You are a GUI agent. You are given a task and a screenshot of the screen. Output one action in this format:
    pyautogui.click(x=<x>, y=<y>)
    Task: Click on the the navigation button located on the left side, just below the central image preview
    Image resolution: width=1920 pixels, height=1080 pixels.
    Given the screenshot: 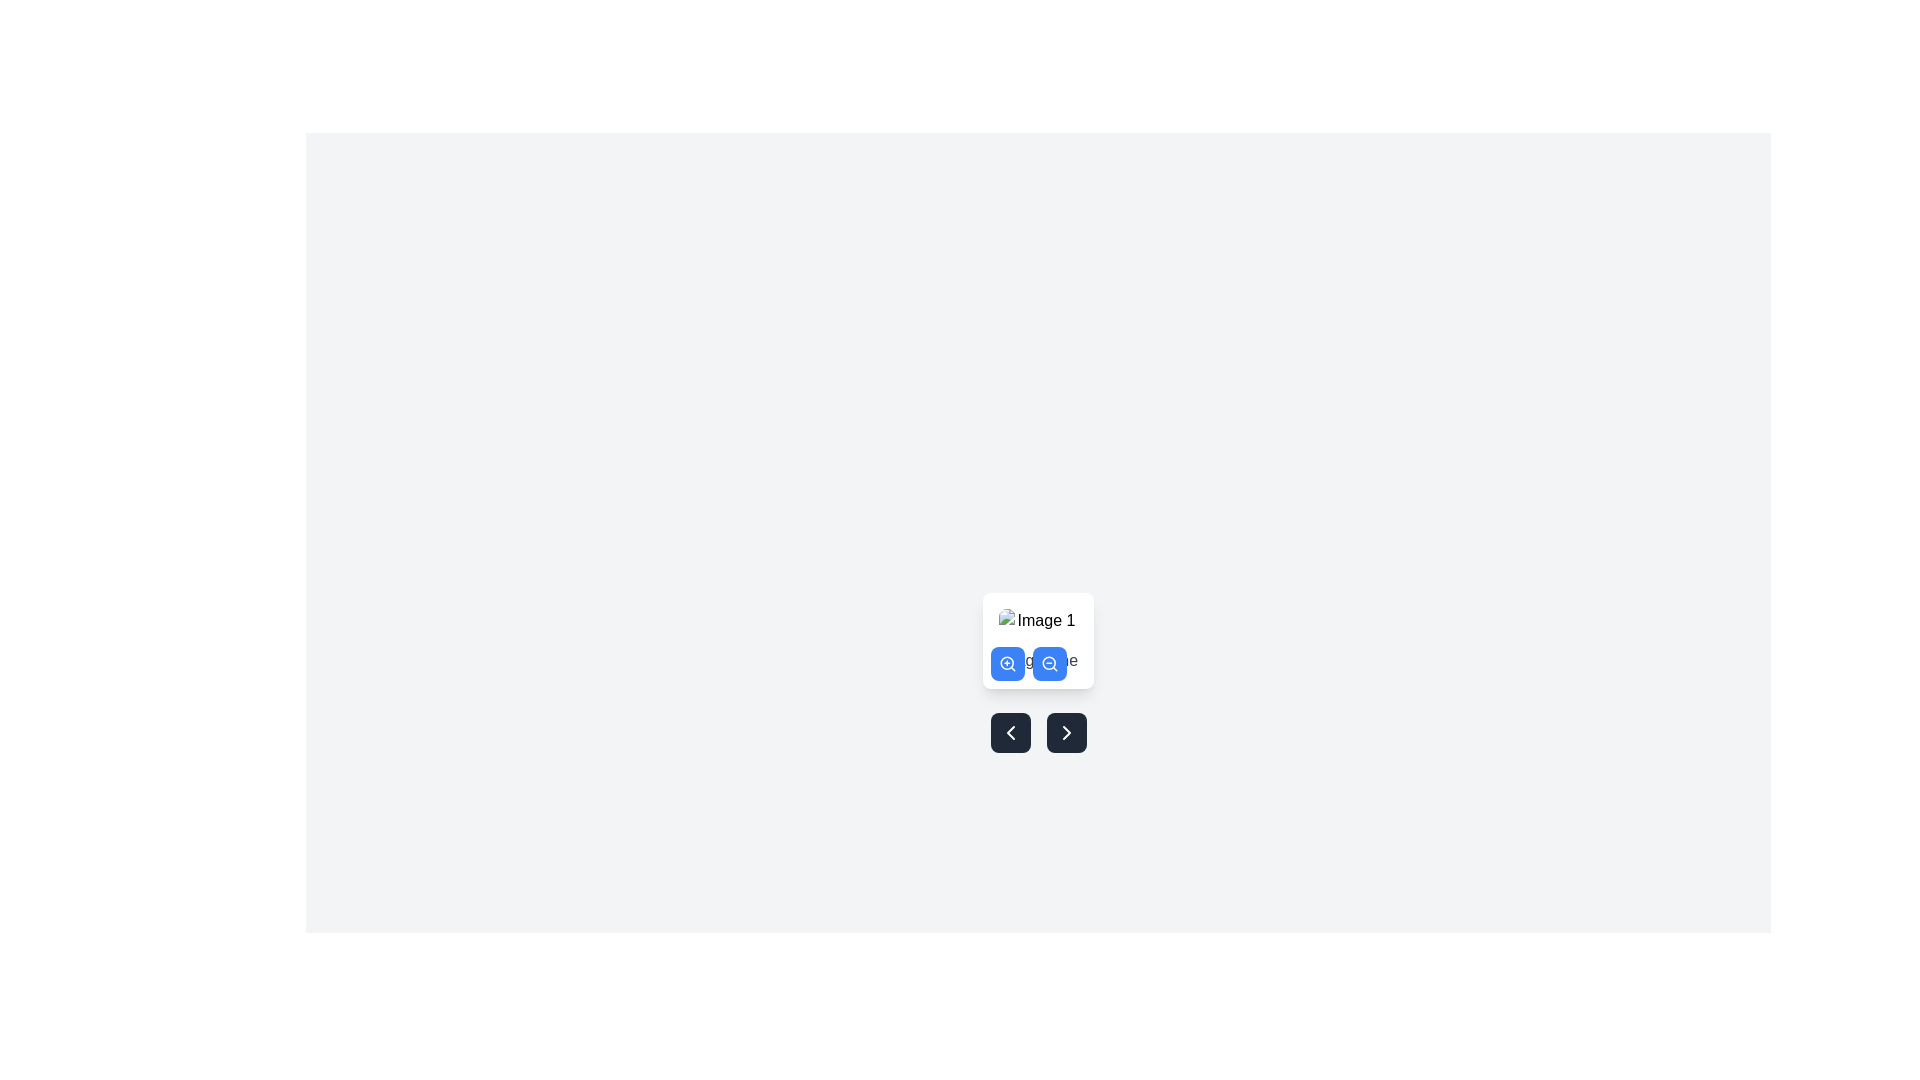 What is the action you would take?
    pyautogui.click(x=1010, y=732)
    